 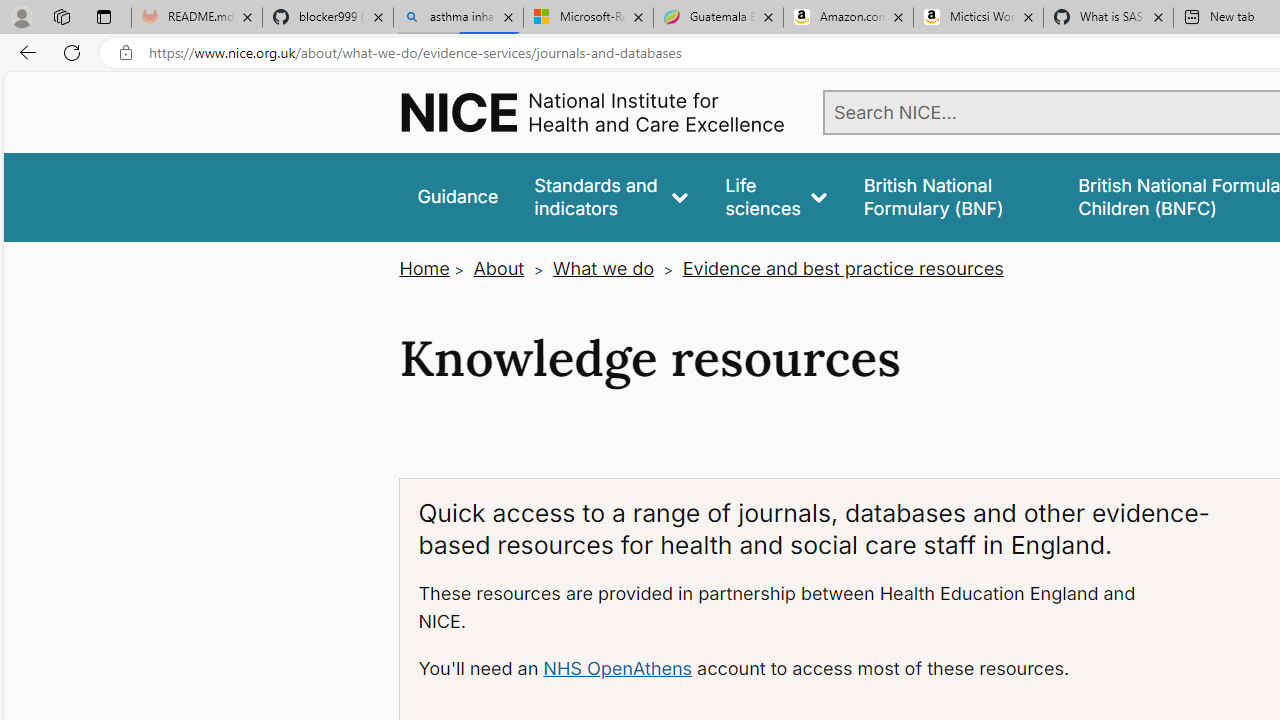 I want to click on 'Evidence and best practice resources', so click(x=842, y=268).